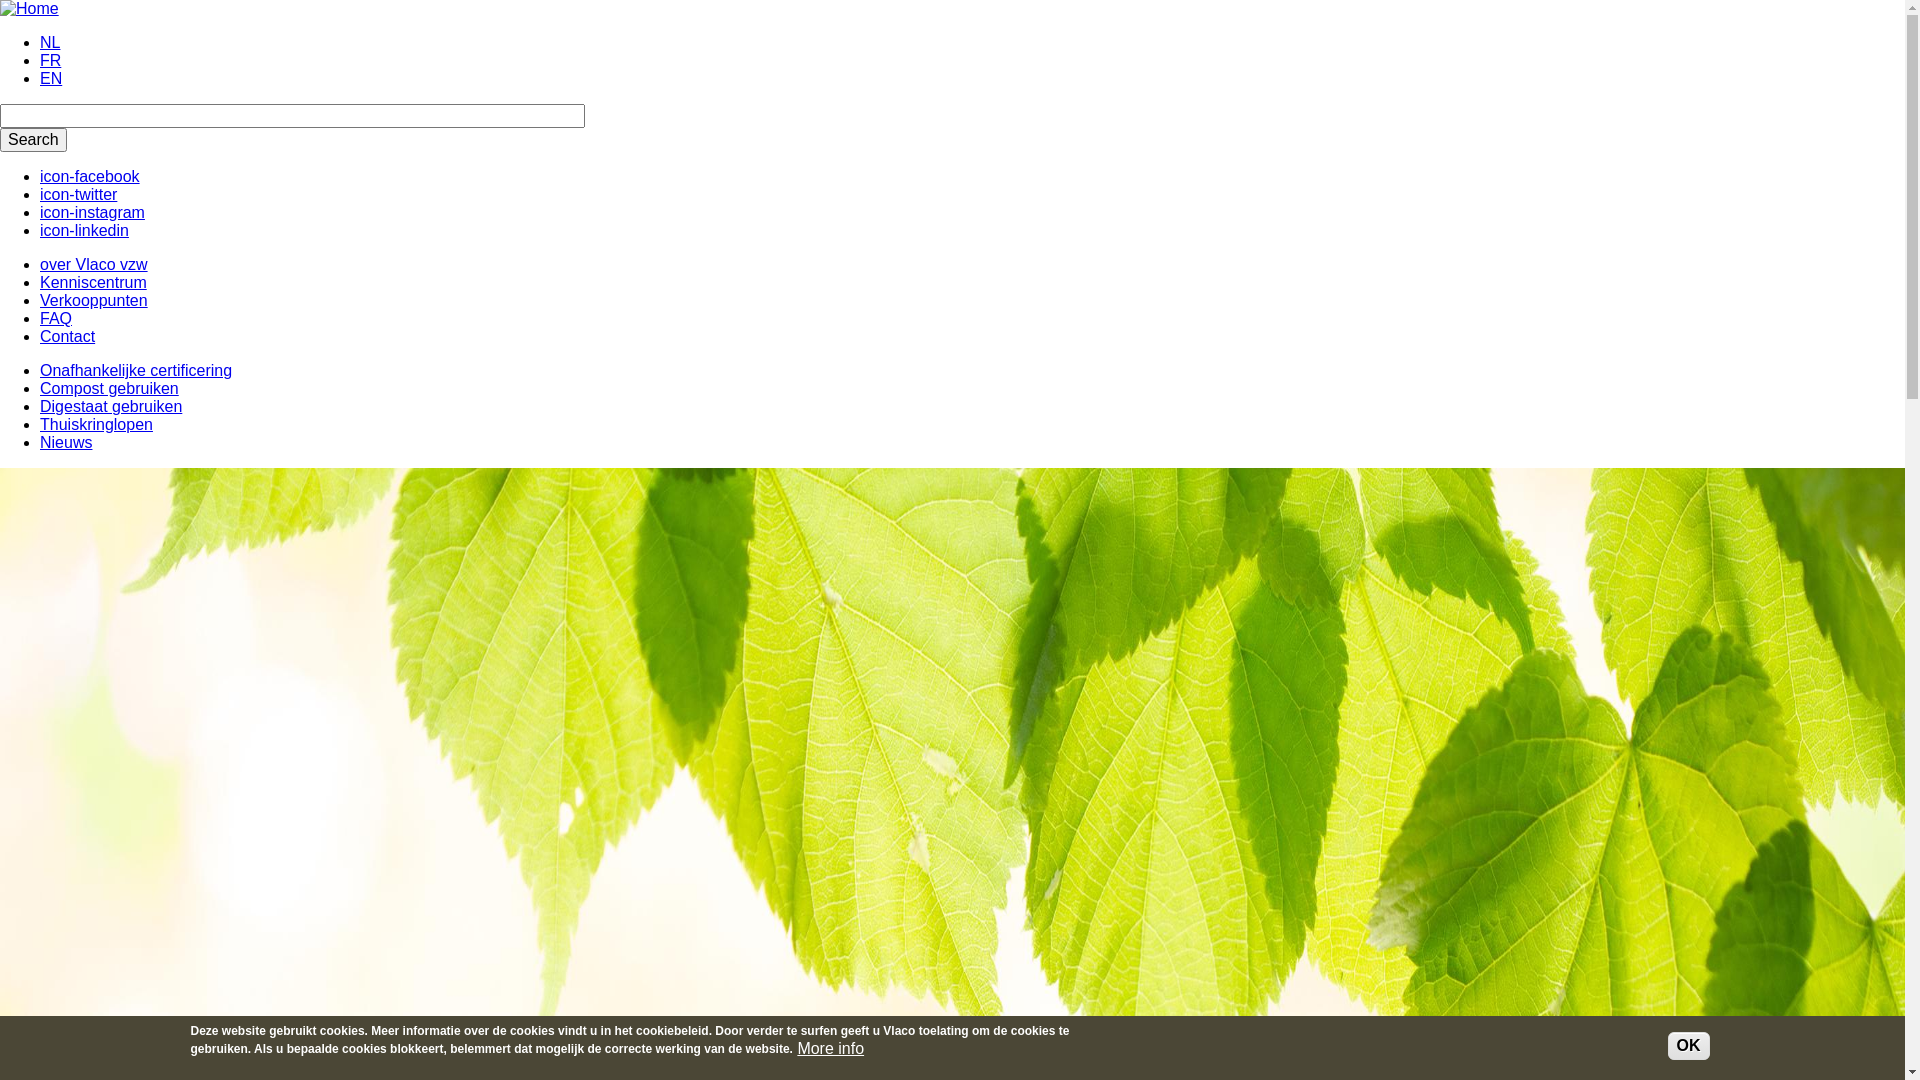  Describe the element at coordinates (83, 229) in the screenshot. I see `'icon-linkedin'` at that location.